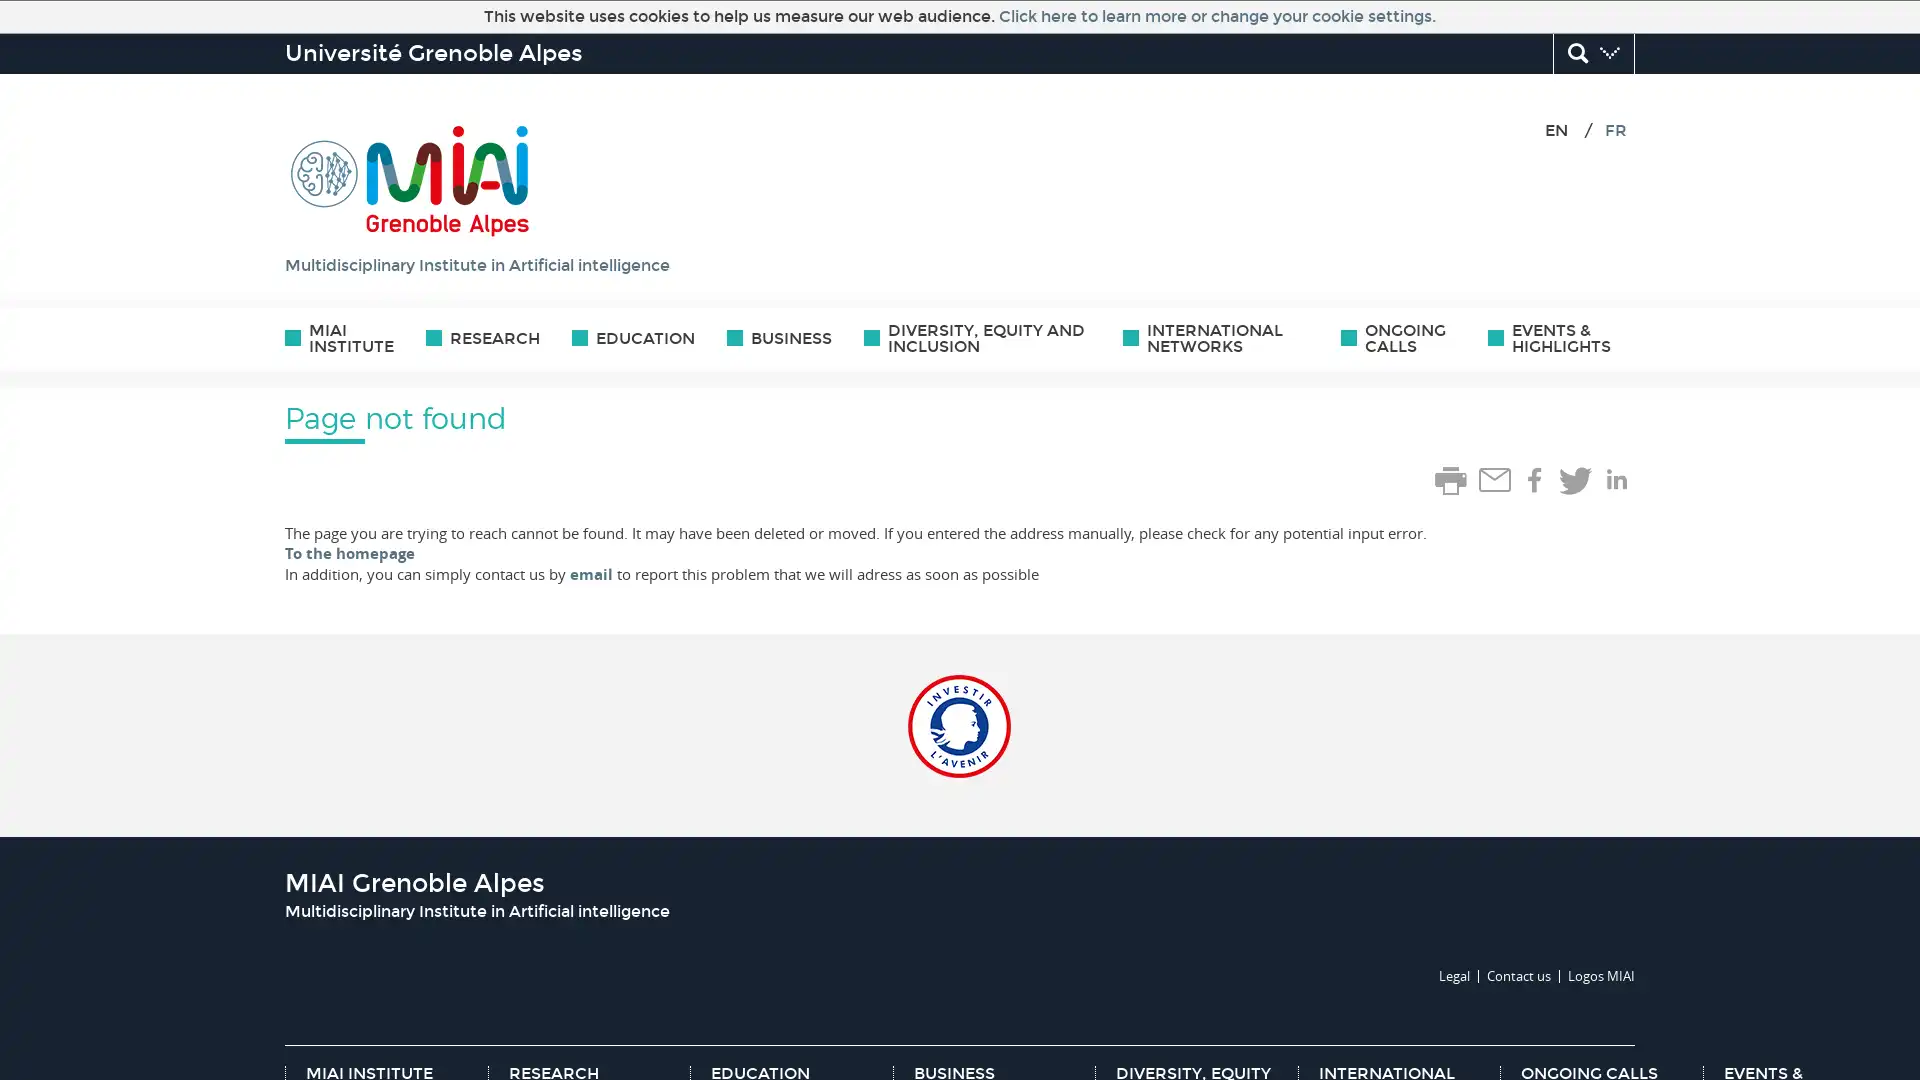 Image resolution: width=1920 pixels, height=1080 pixels. What do you see at coordinates (1592, 53) in the screenshot?
I see `Search` at bounding box center [1592, 53].